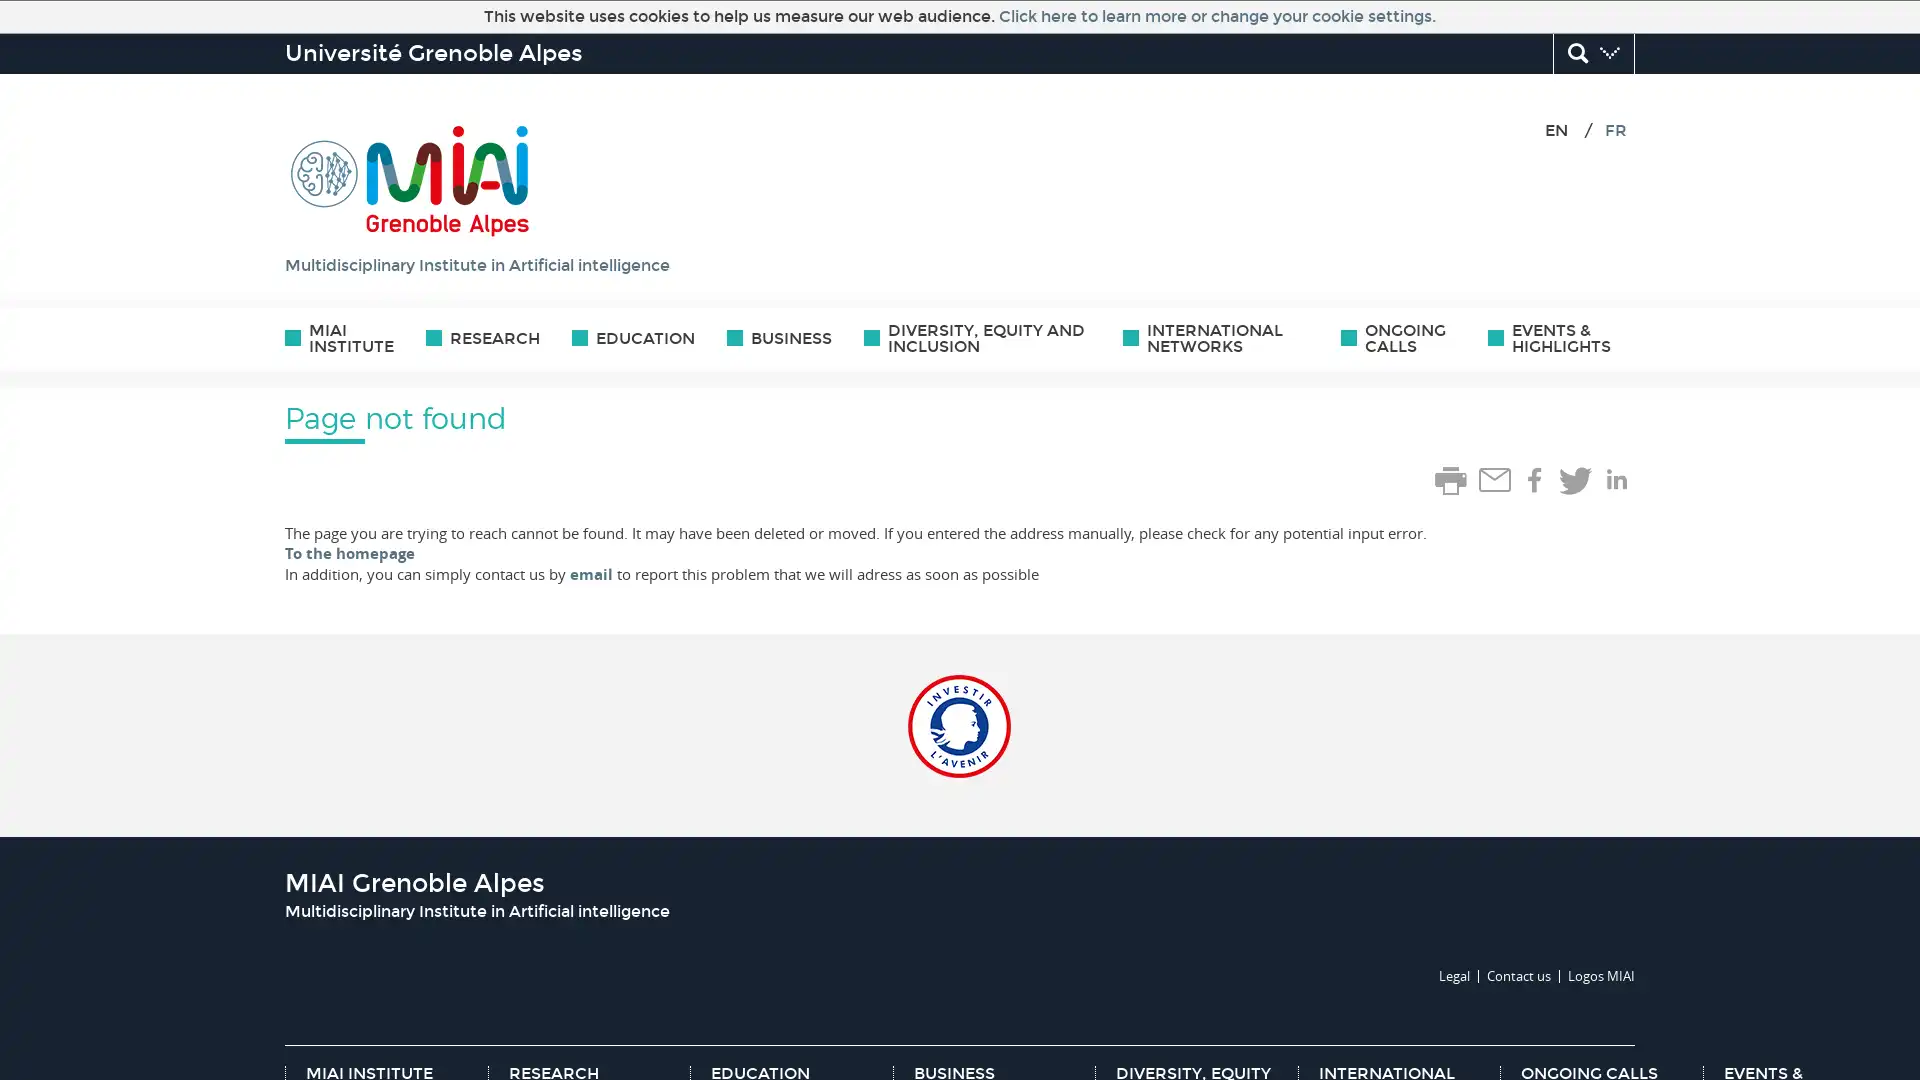 Image resolution: width=1920 pixels, height=1080 pixels. What do you see at coordinates (1592, 53) in the screenshot?
I see `Search` at bounding box center [1592, 53].